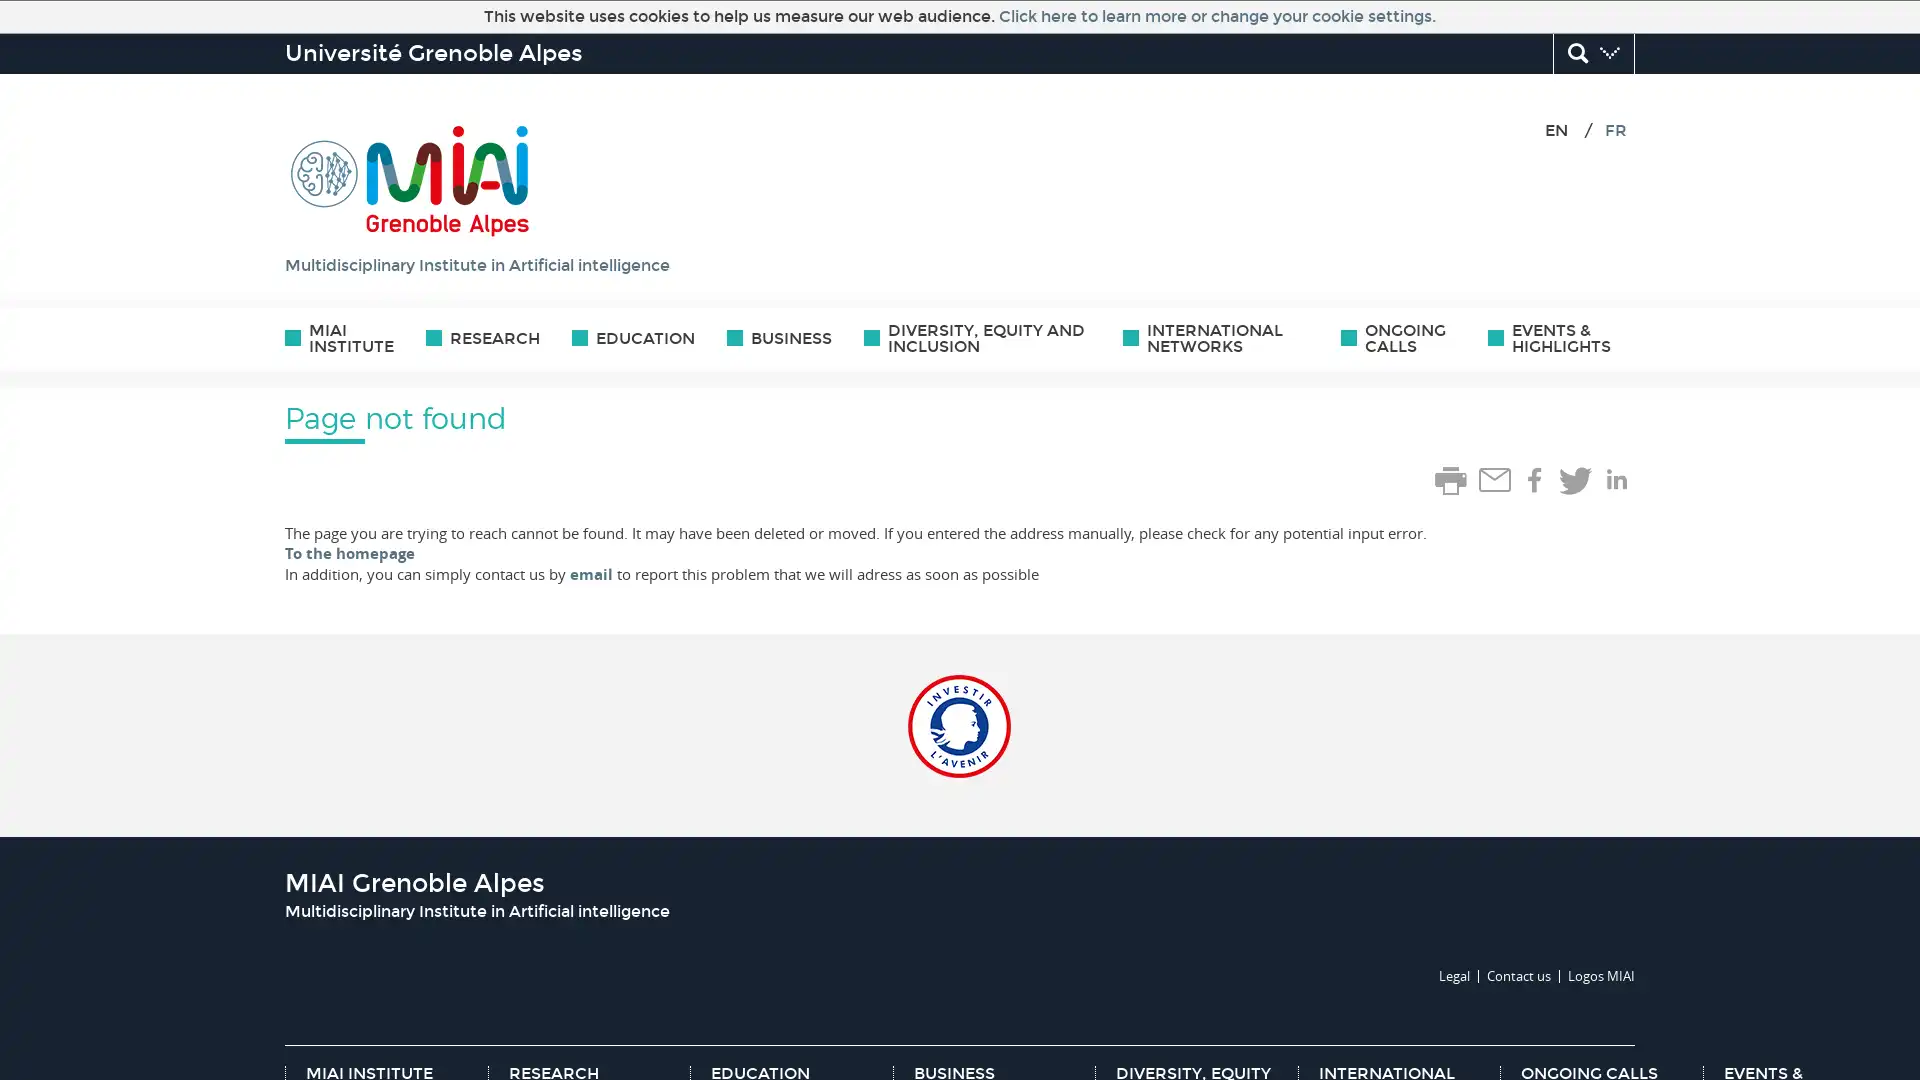 Image resolution: width=1920 pixels, height=1080 pixels. What do you see at coordinates (1592, 53) in the screenshot?
I see `Search` at bounding box center [1592, 53].